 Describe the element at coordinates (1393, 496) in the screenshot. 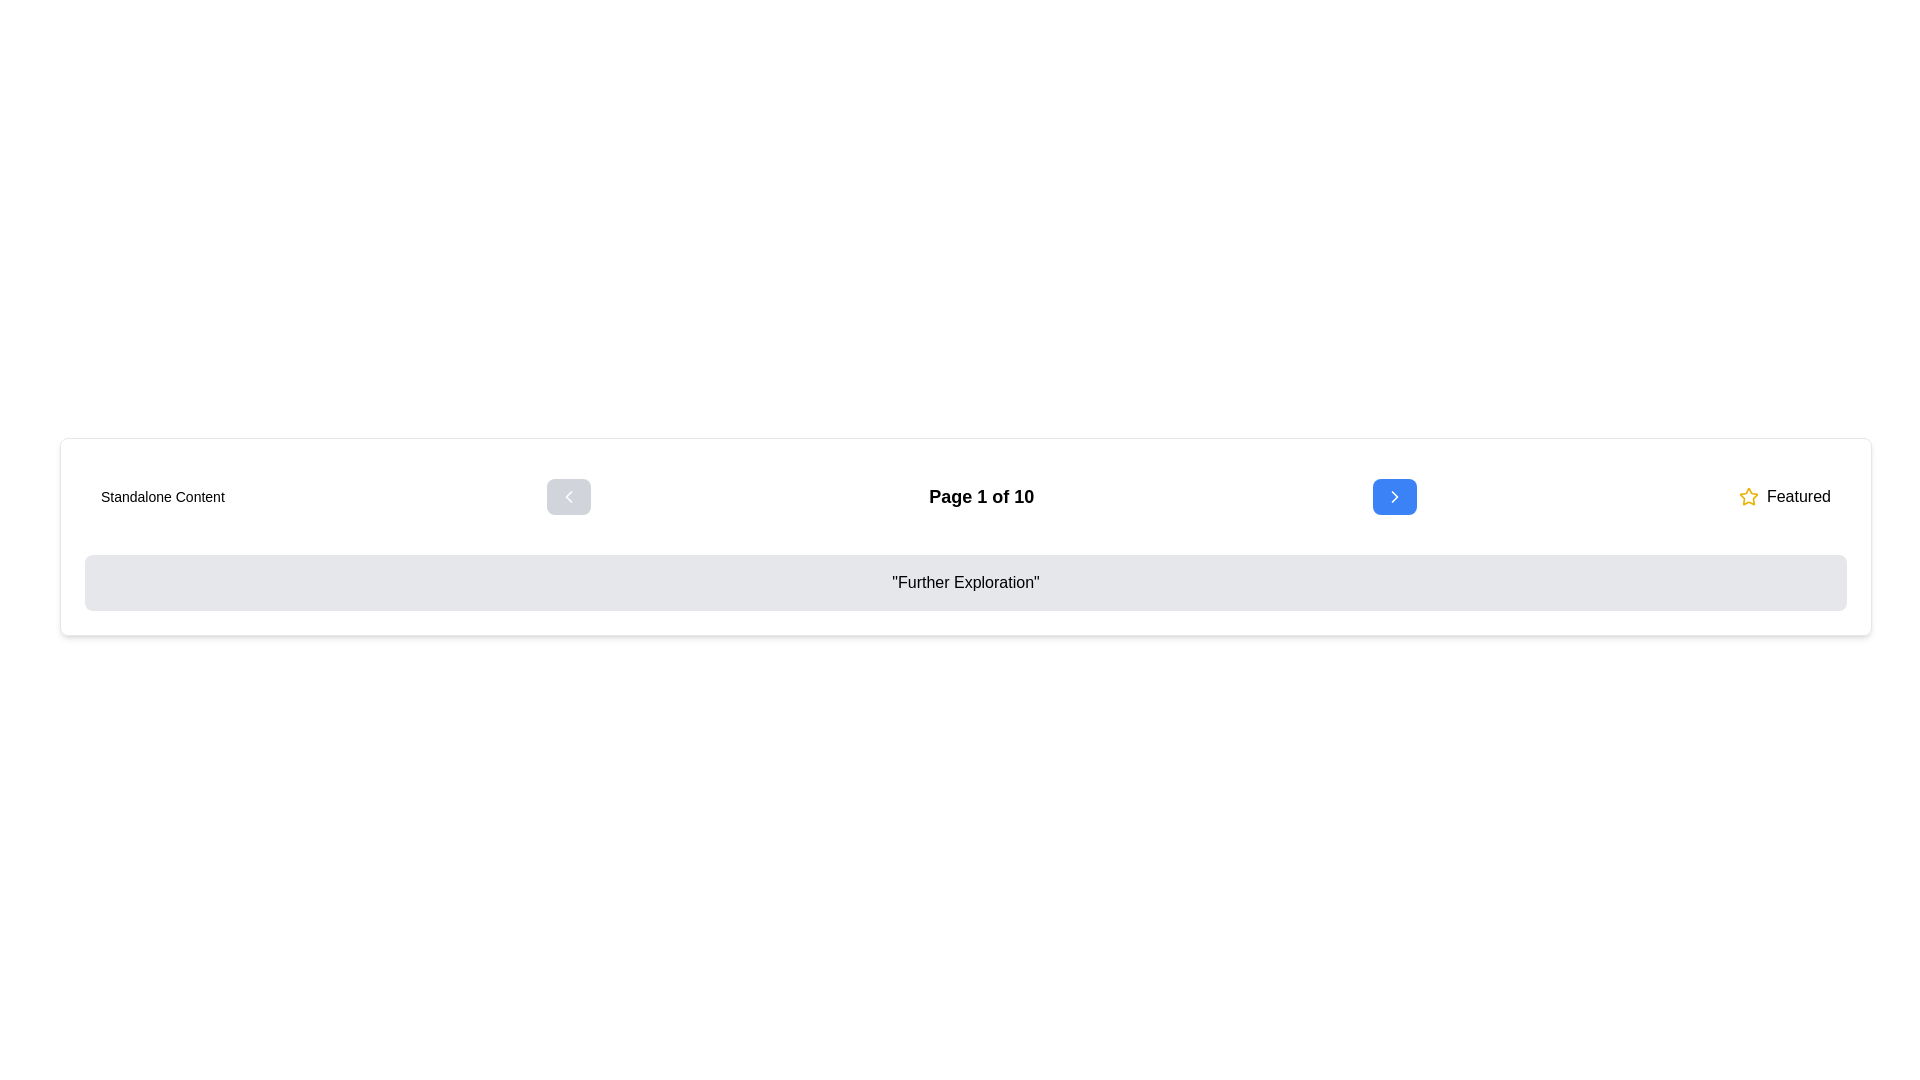

I see `the blue 'Next' button with a right-facing chevron icon` at that location.